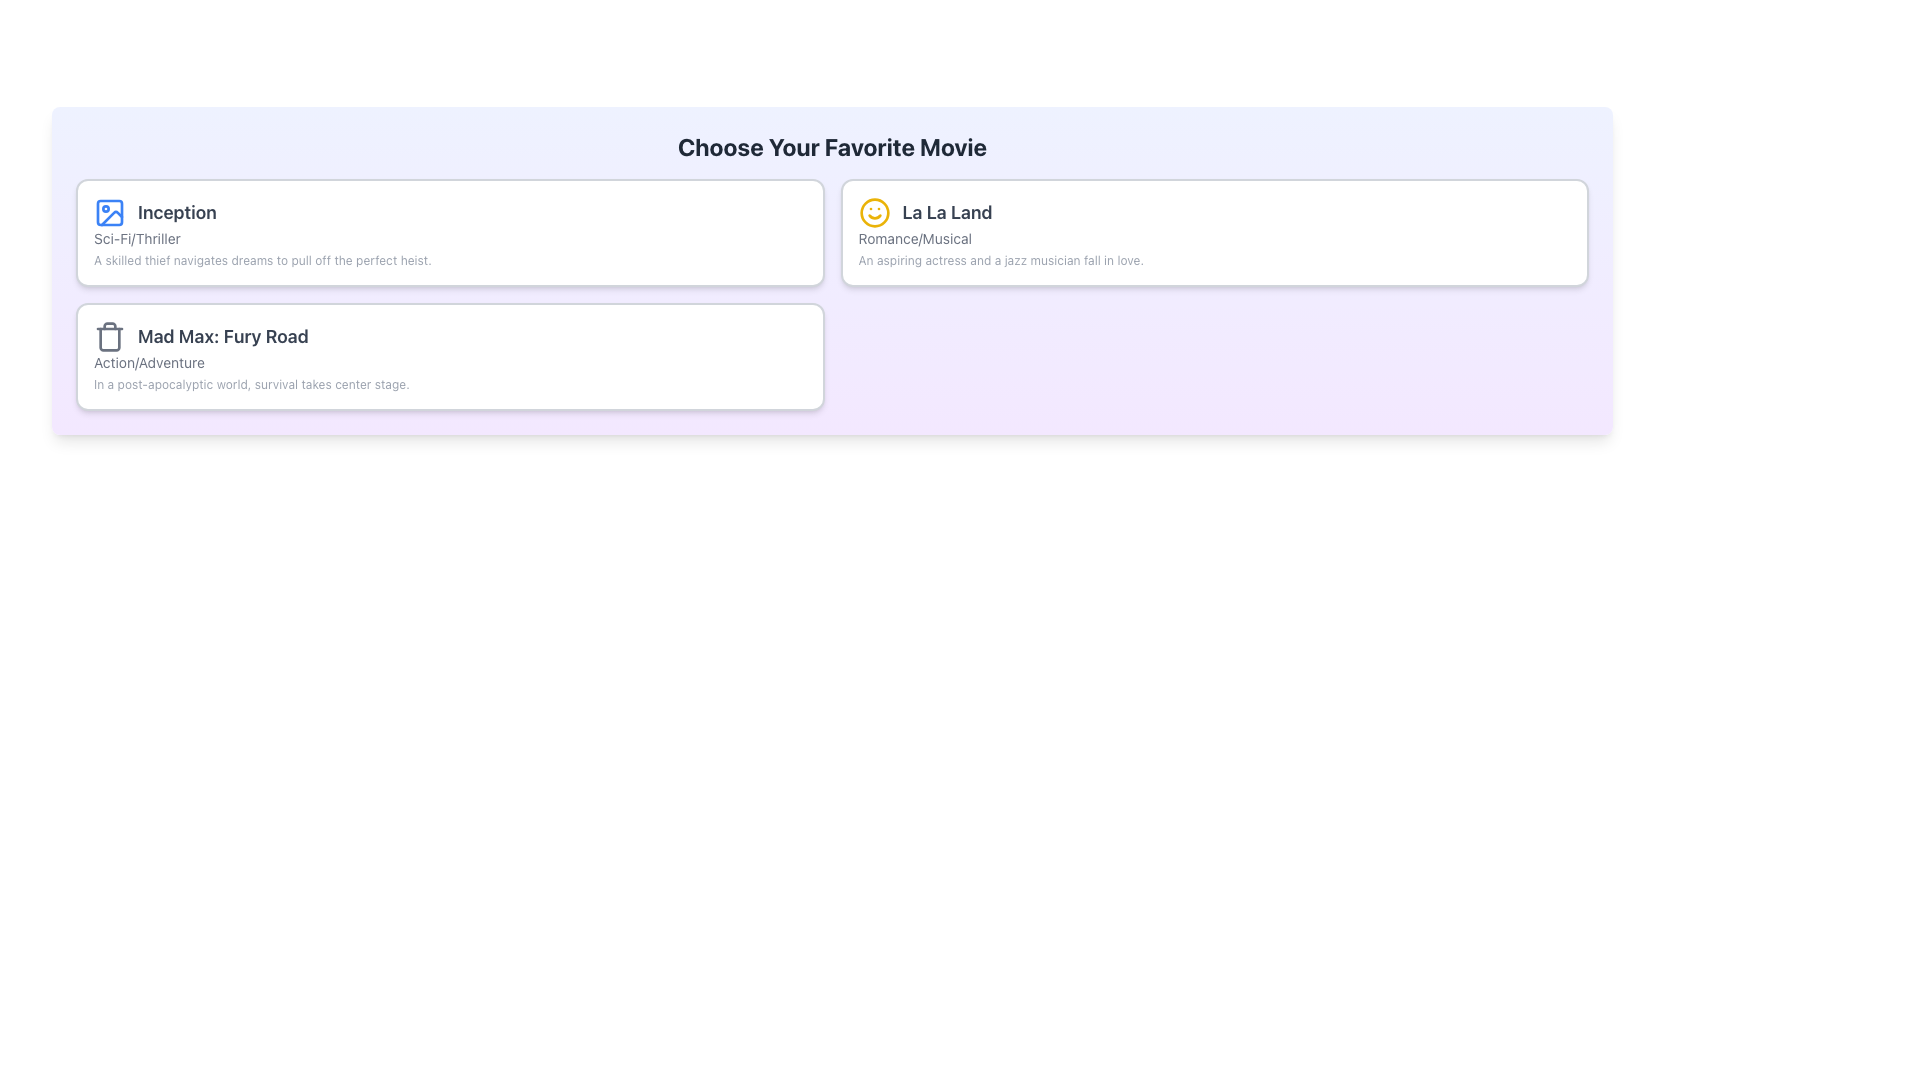 The image size is (1920, 1080). I want to click on the static text element that provides a brief description of the movie's plot, located in the 'Inception' card, beneath the 'Sci-Fi/Thriller' text, so click(261, 260).